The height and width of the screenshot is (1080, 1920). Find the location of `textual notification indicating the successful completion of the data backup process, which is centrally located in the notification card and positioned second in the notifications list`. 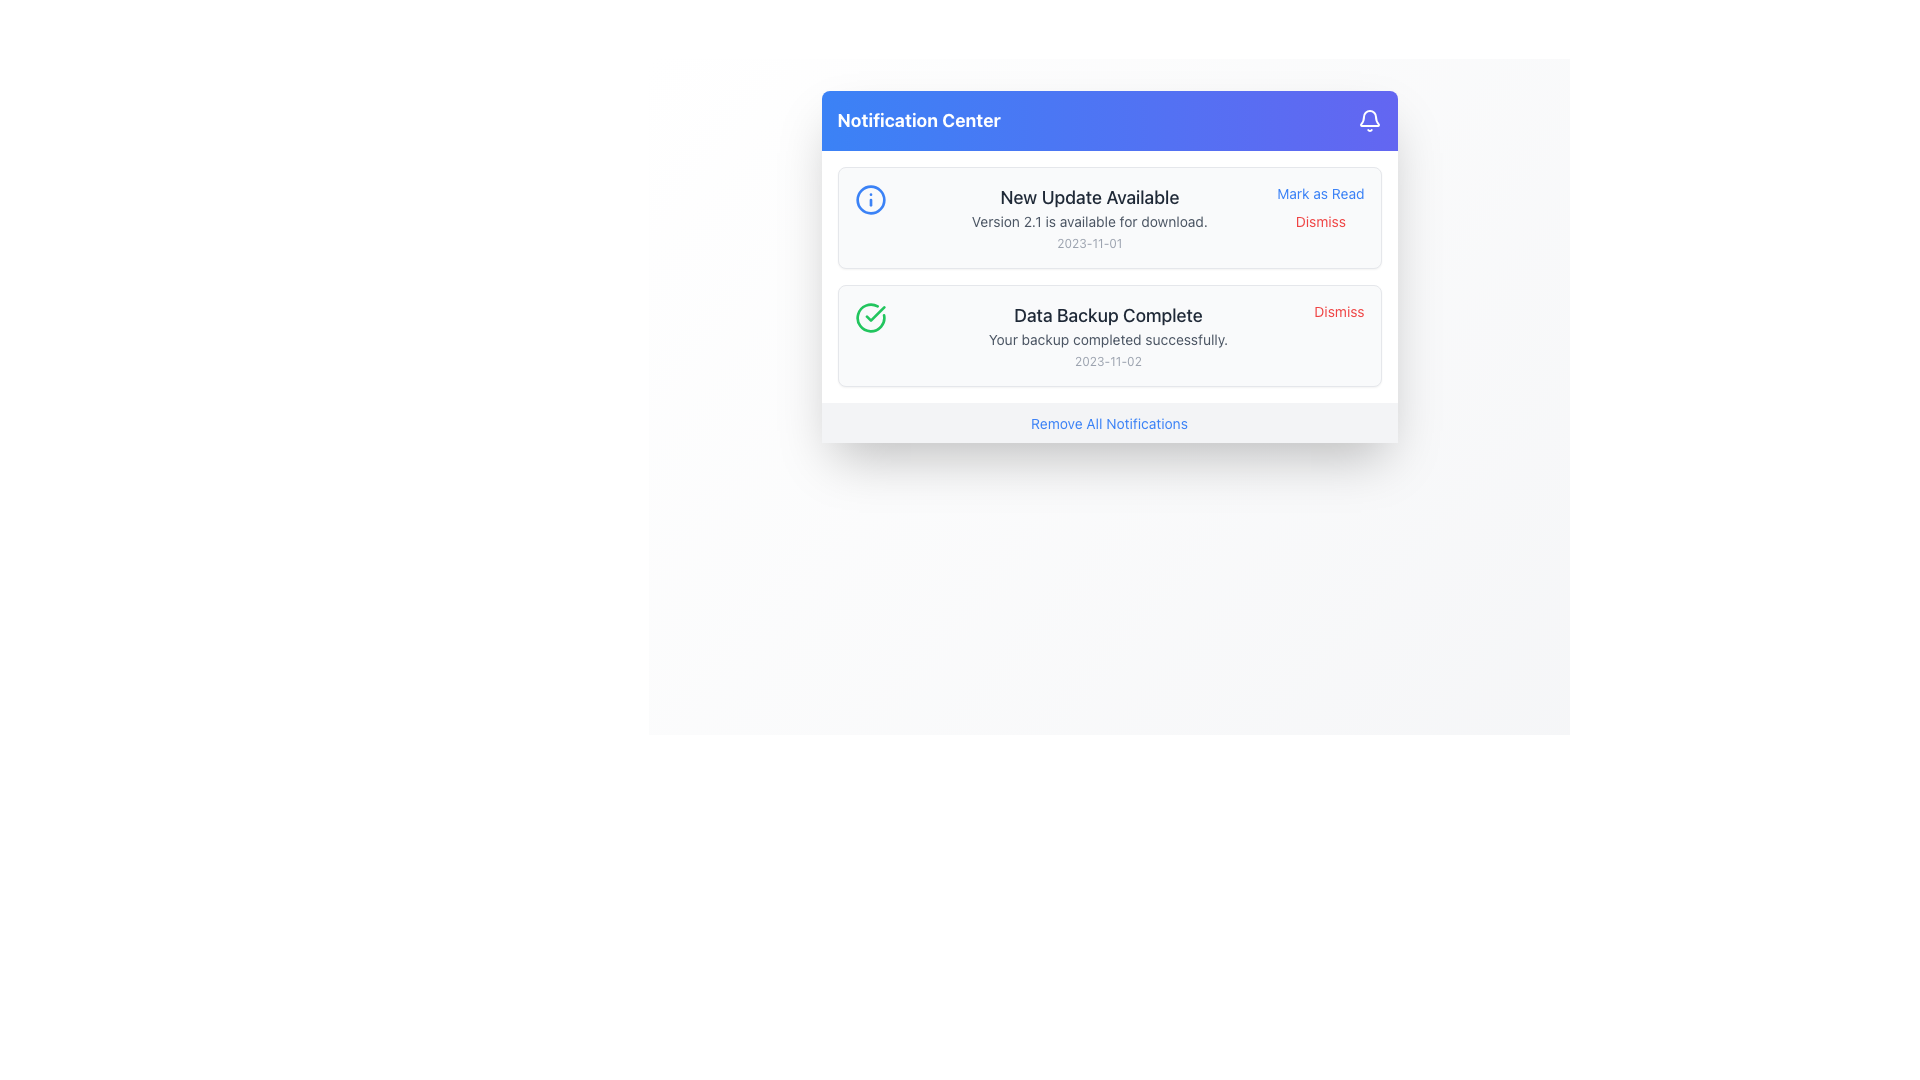

textual notification indicating the successful completion of the data backup process, which is centrally located in the notification card and positioned second in the notifications list is located at coordinates (1107, 334).